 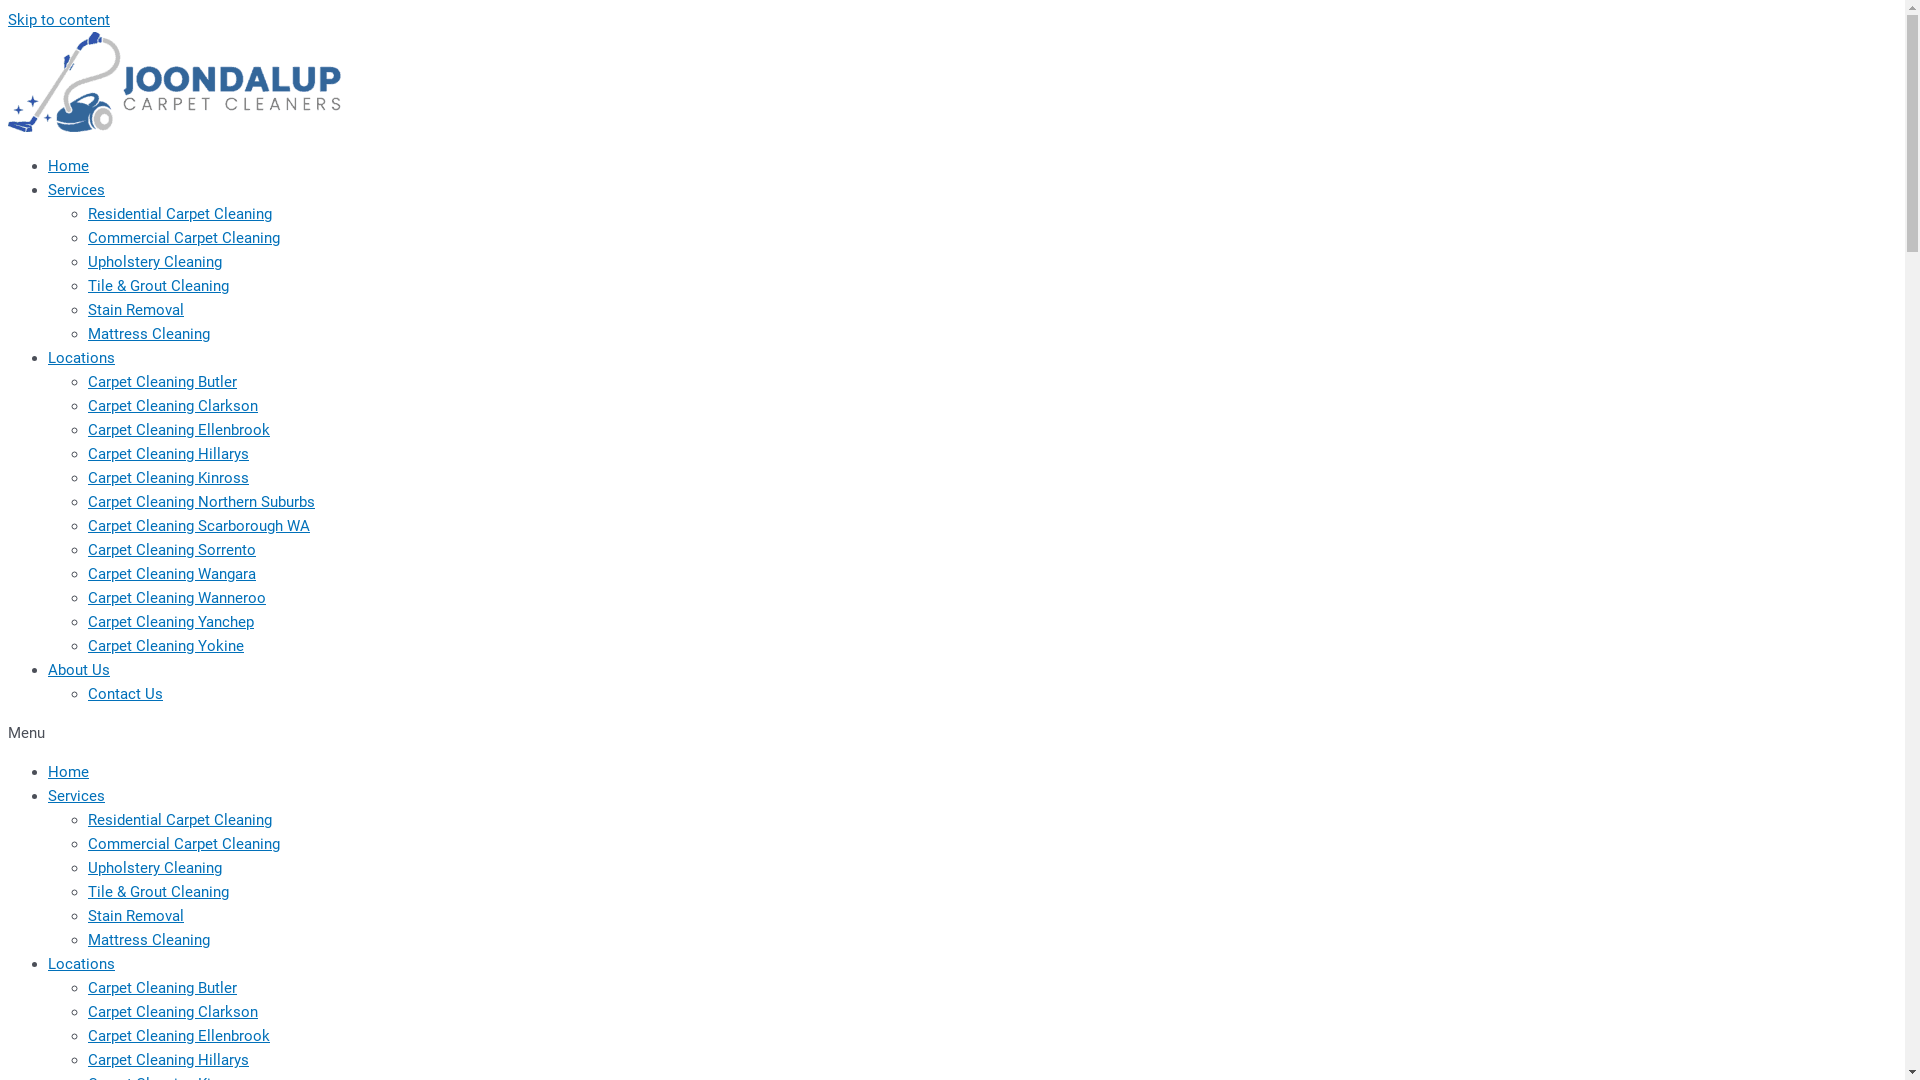 What do you see at coordinates (86, 261) in the screenshot?
I see `'Upholstery Cleaning'` at bounding box center [86, 261].